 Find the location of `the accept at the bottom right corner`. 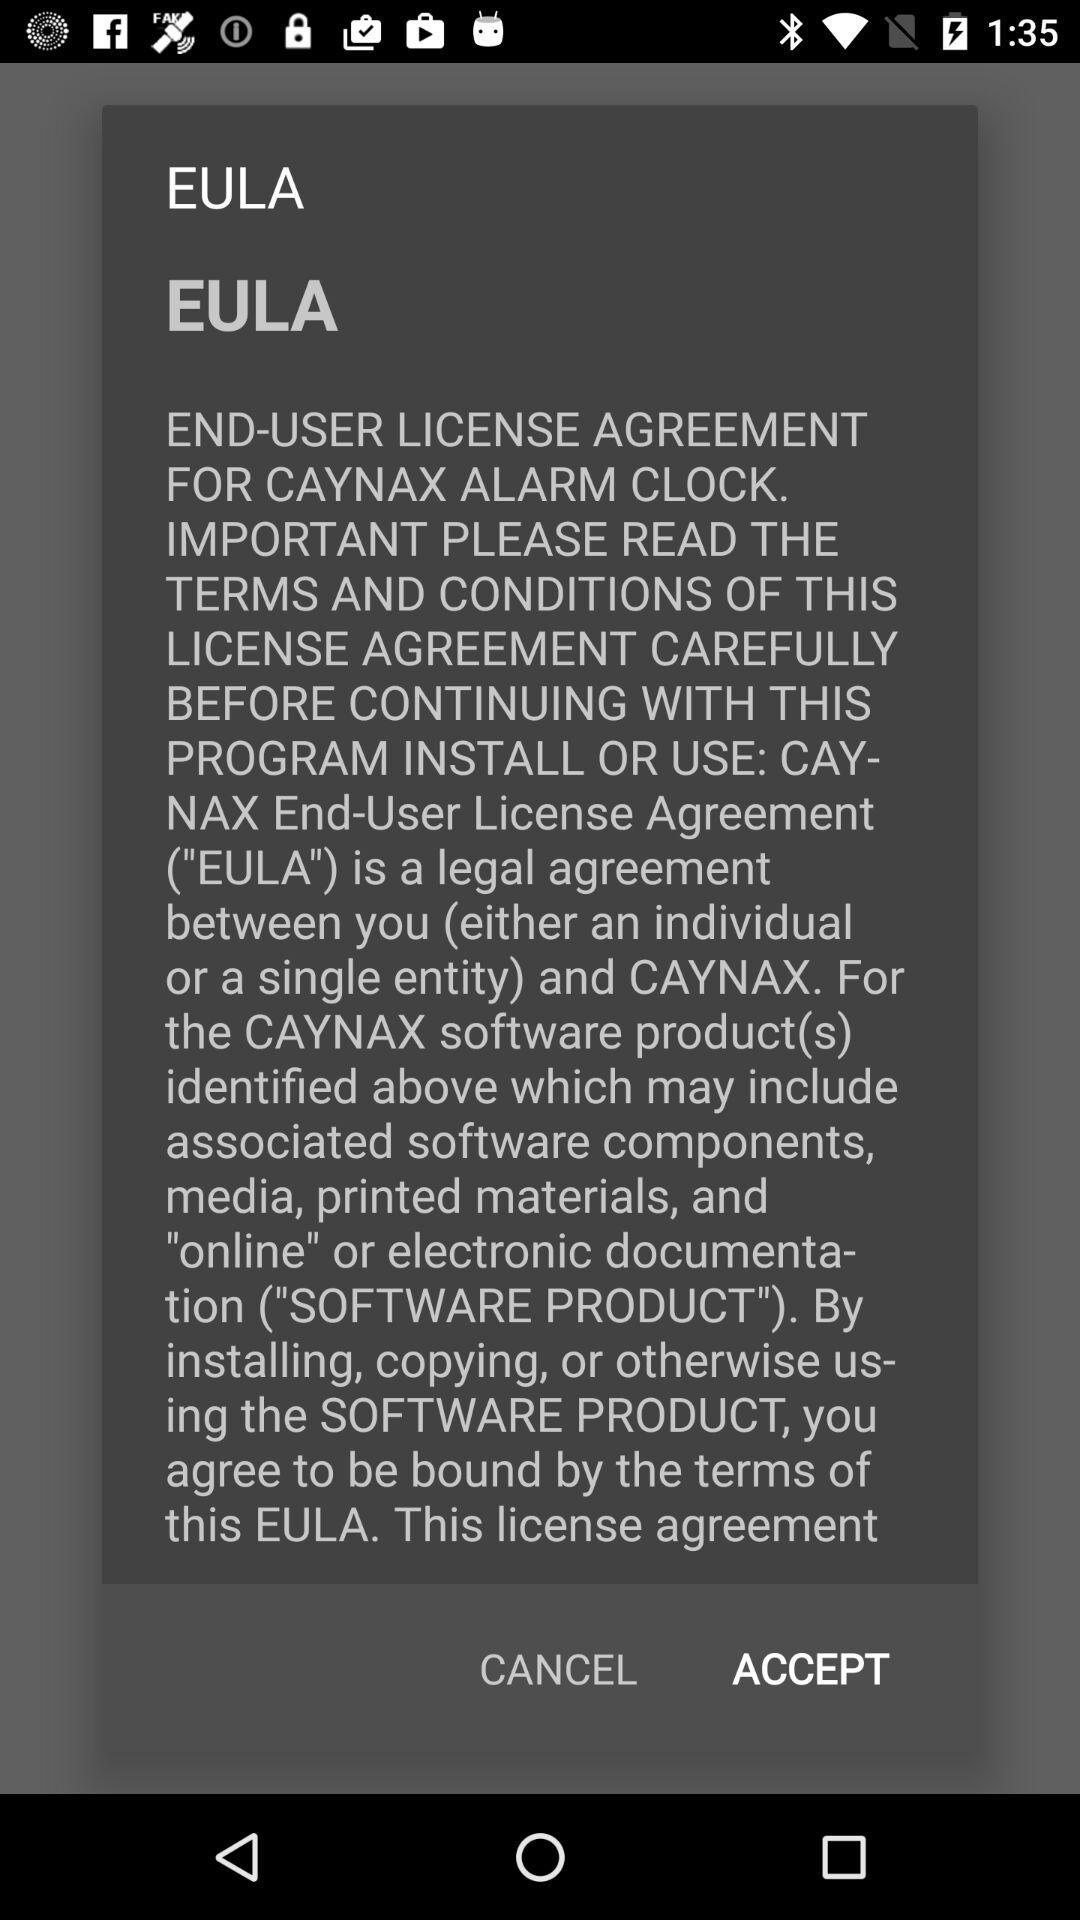

the accept at the bottom right corner is located at coordinates (810, 1668).